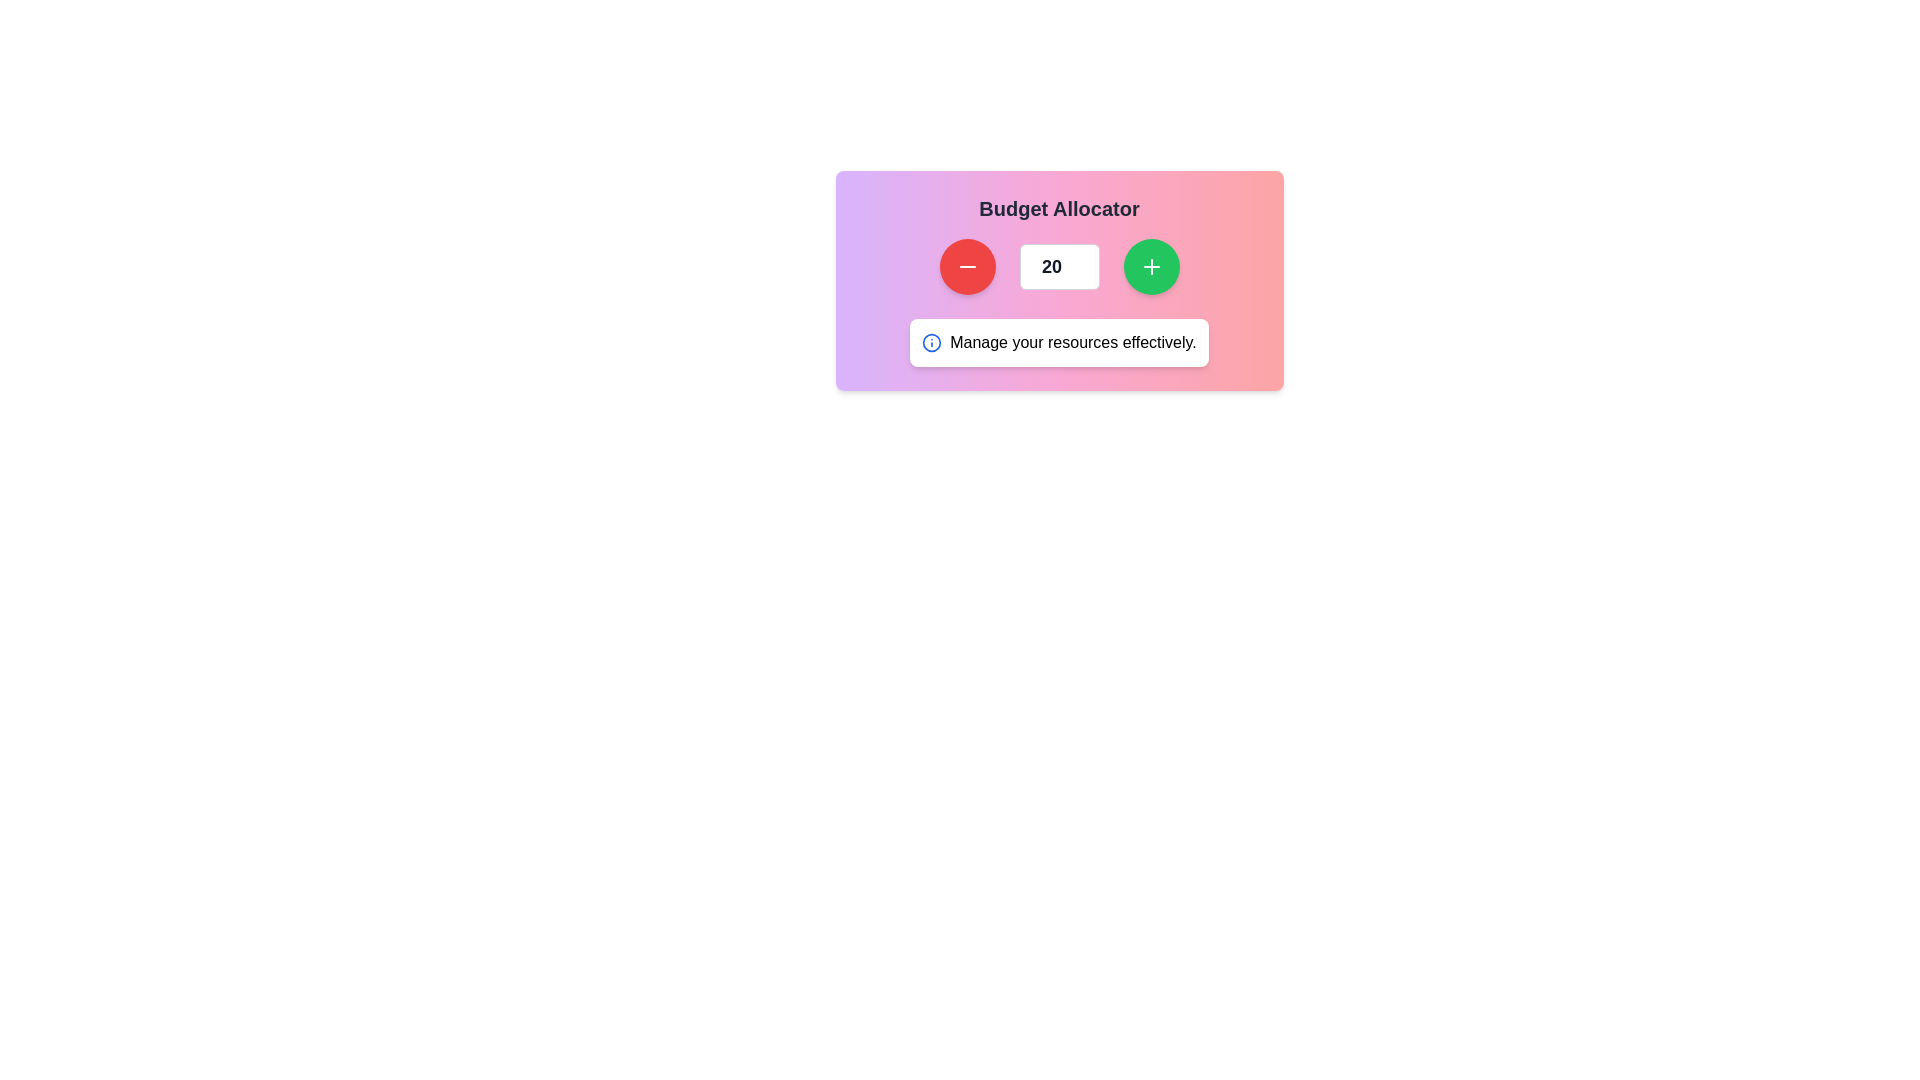  I want to click on the decrement icon located centrally inside the rounded red button, which is positioned to the left of the input box displaying the number '20' in the 'Budget Allocator' interface to decrement the value, so click(967, 265).